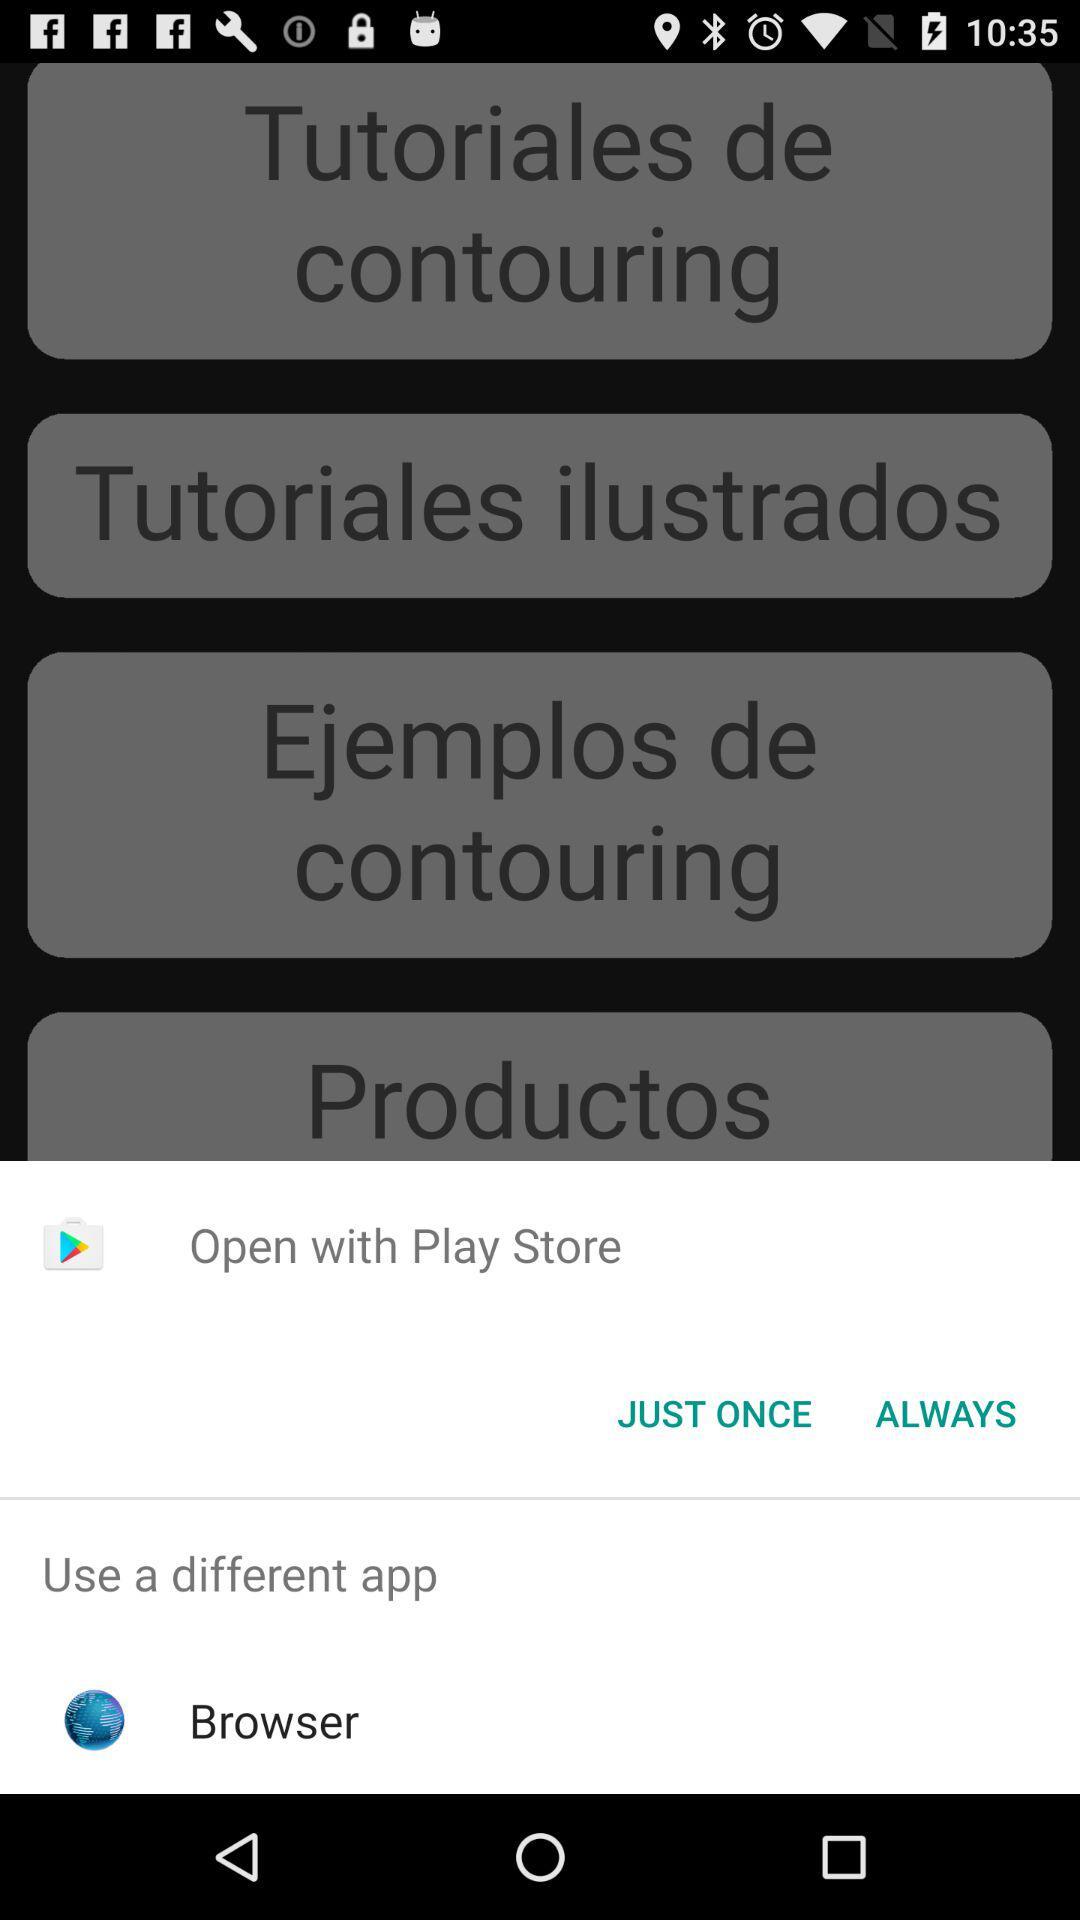 The width and height of the screenshot is (1080, 1920). I want to click on the use a different, so click(540, 1572).